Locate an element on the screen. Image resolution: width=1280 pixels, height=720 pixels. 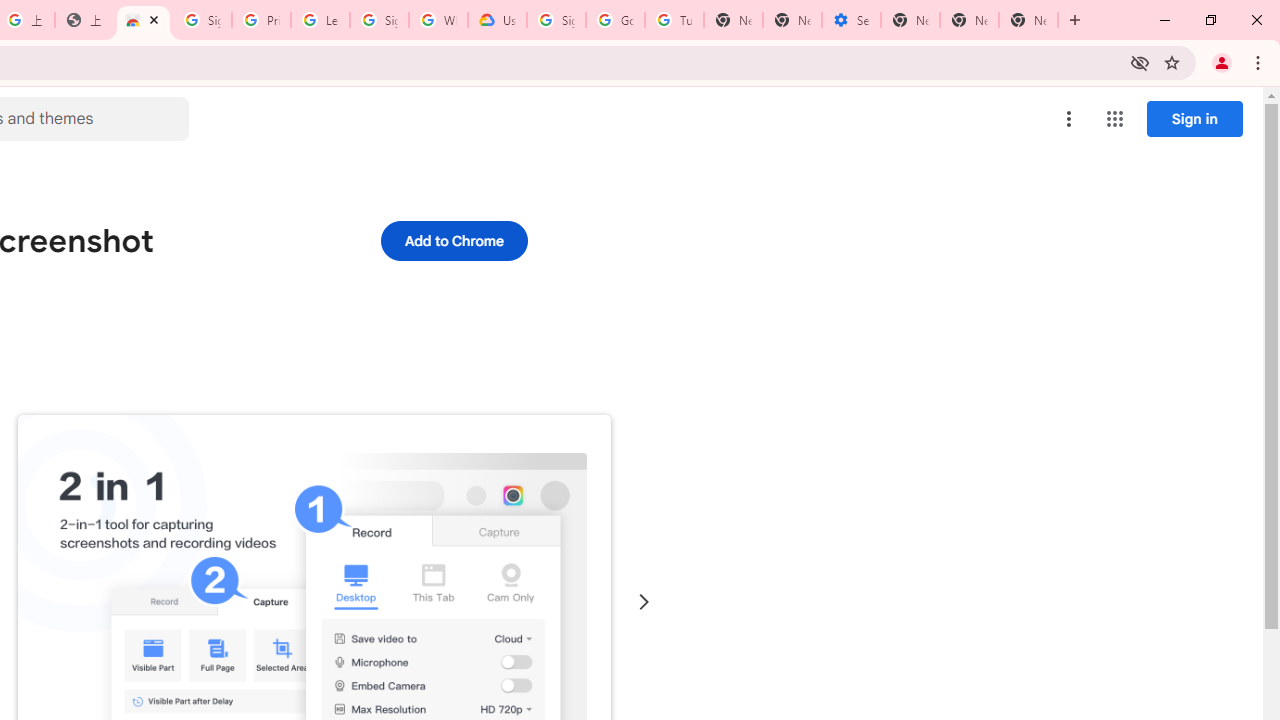
'Awesome Screen Recorder & Screenshot - Chrome Web Store' is located at coordinates (142, 20).